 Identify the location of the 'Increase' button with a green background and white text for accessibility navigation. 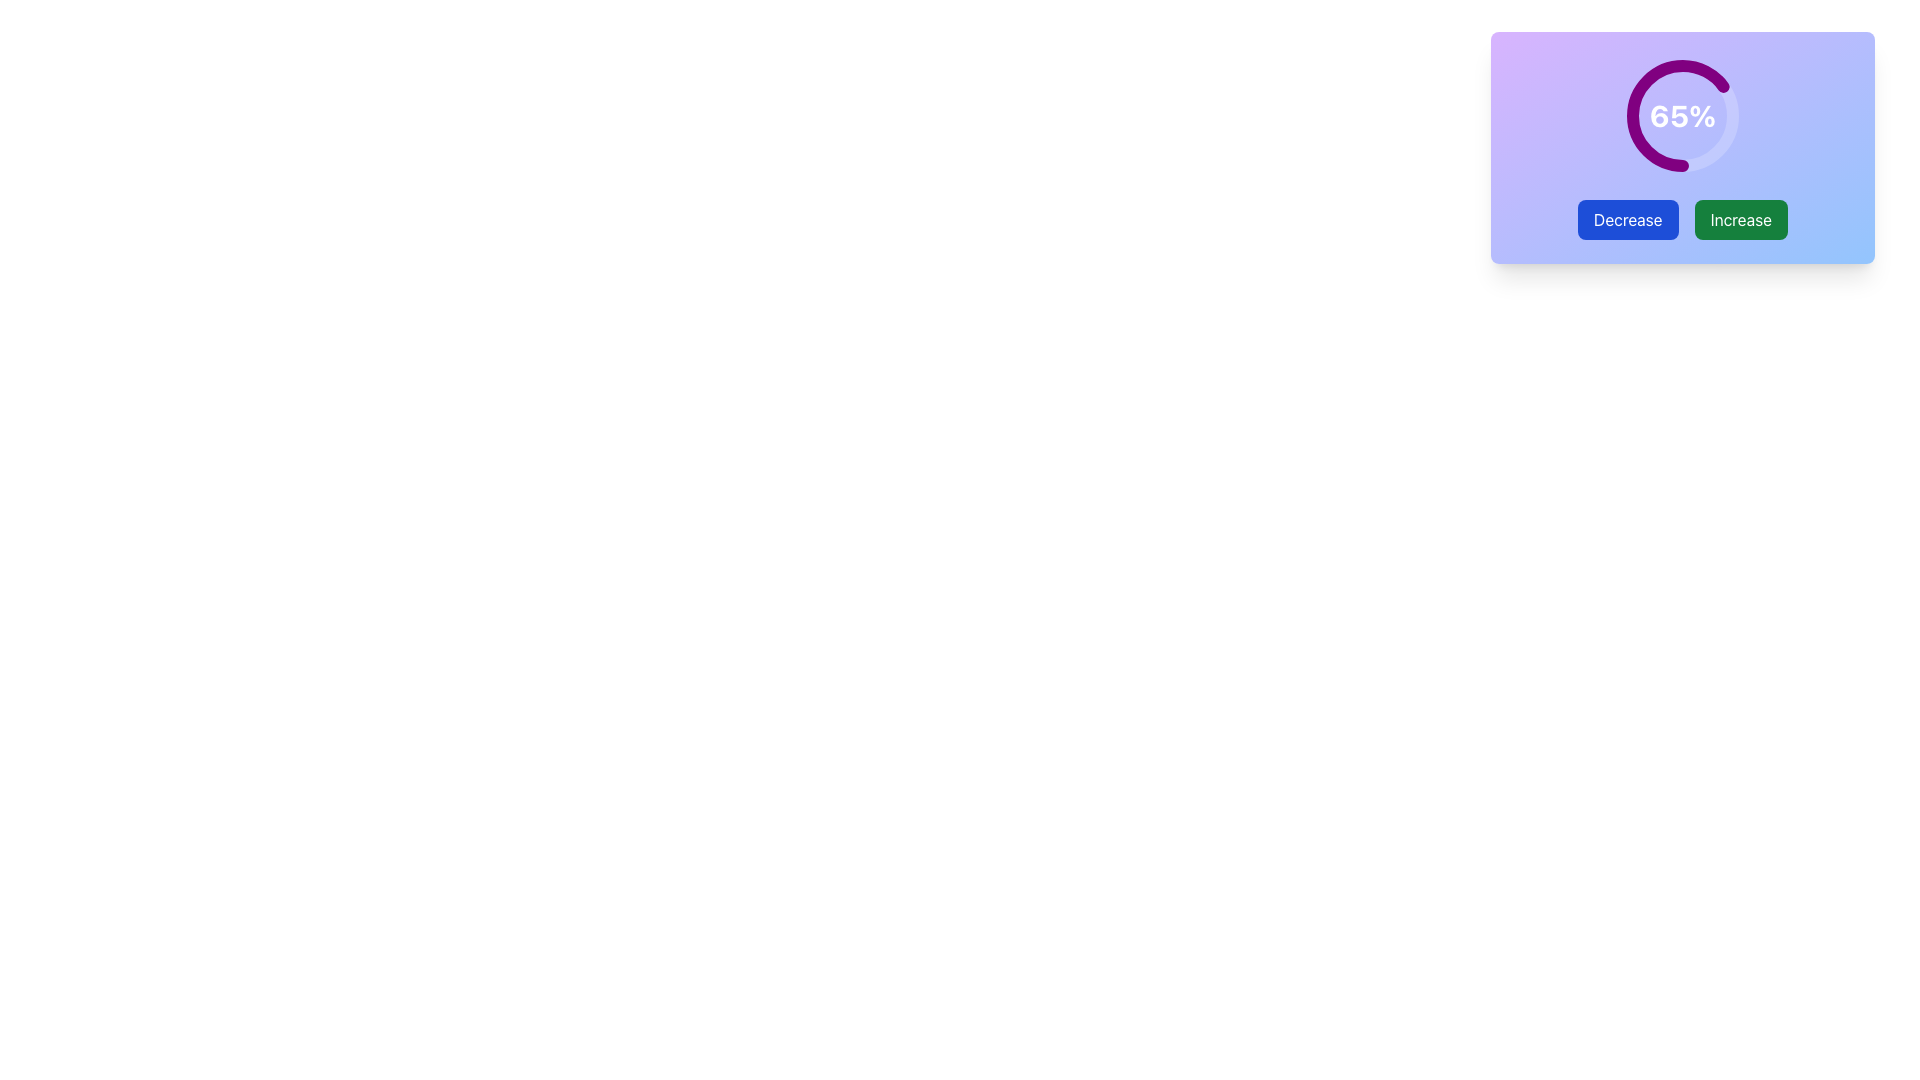
(1740, 219).